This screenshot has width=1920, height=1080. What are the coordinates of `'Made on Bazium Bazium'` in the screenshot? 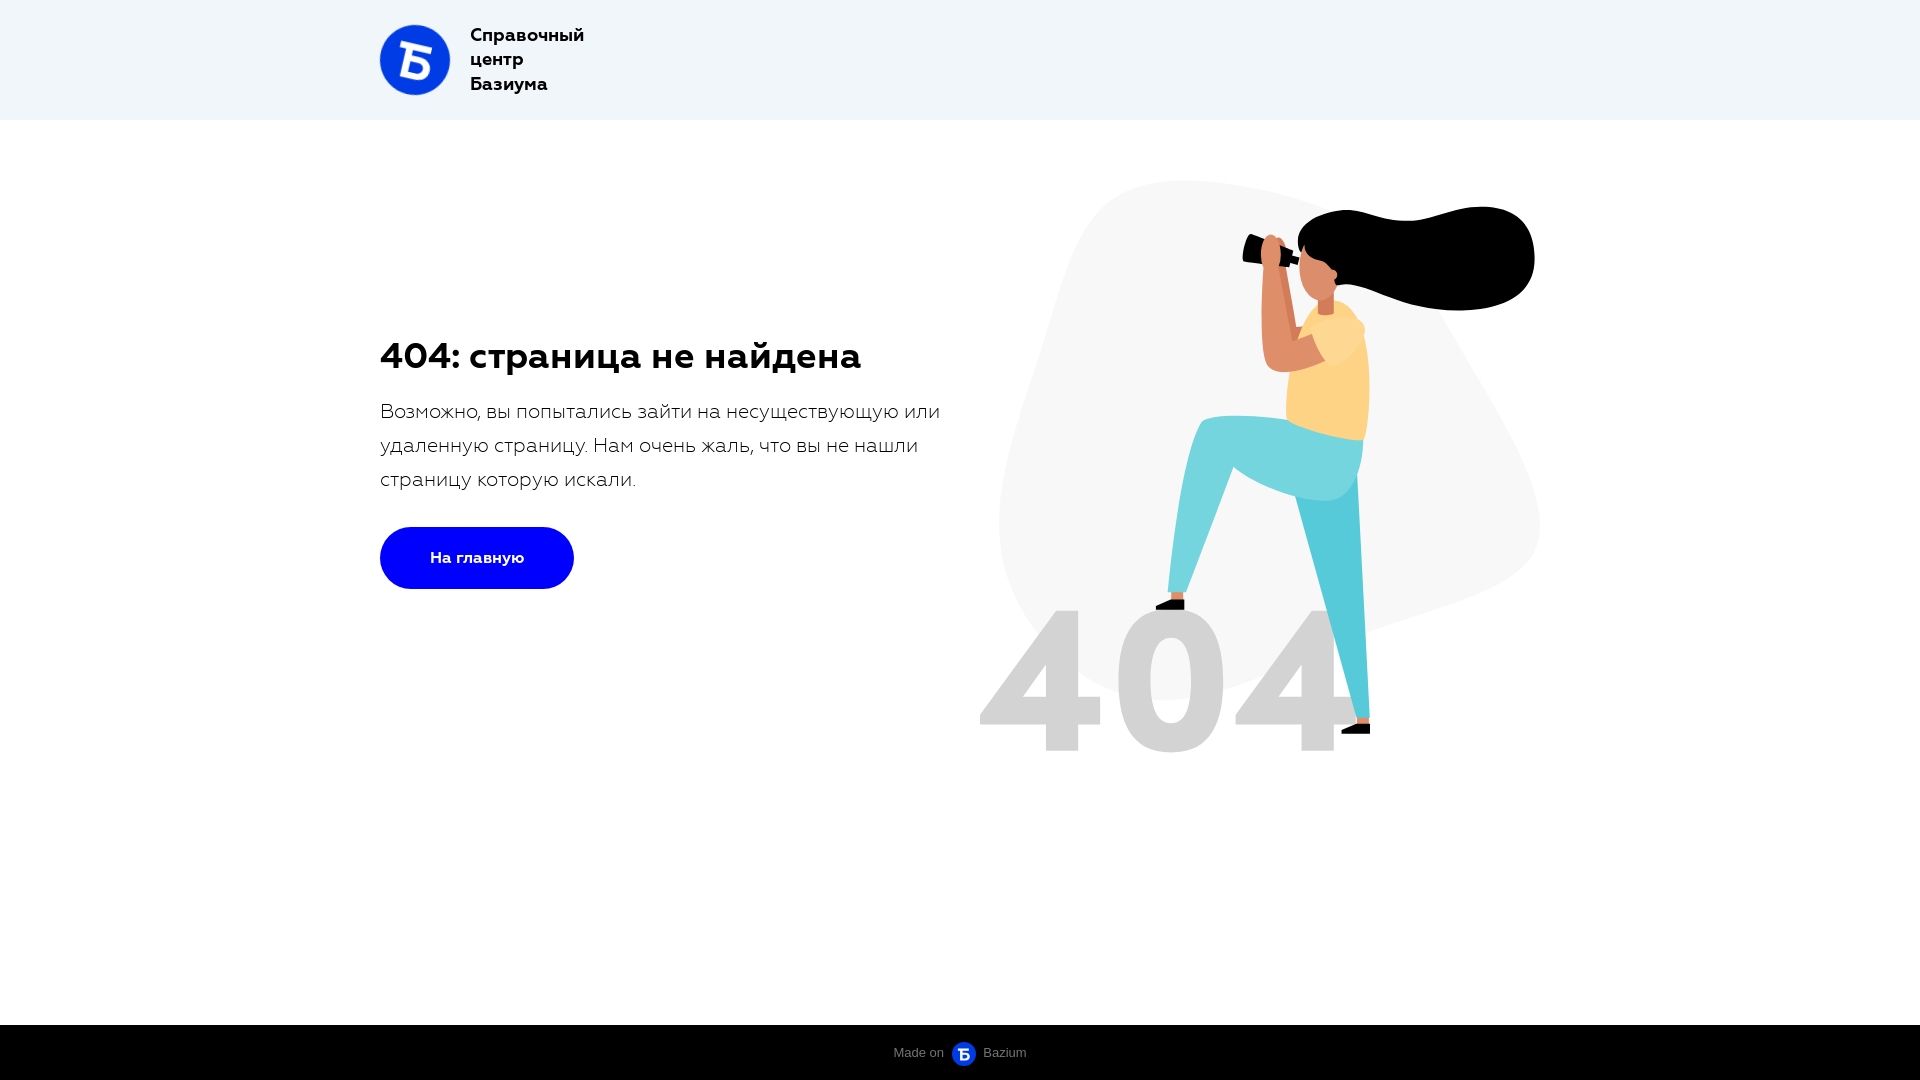 It's located at (958, 1051).